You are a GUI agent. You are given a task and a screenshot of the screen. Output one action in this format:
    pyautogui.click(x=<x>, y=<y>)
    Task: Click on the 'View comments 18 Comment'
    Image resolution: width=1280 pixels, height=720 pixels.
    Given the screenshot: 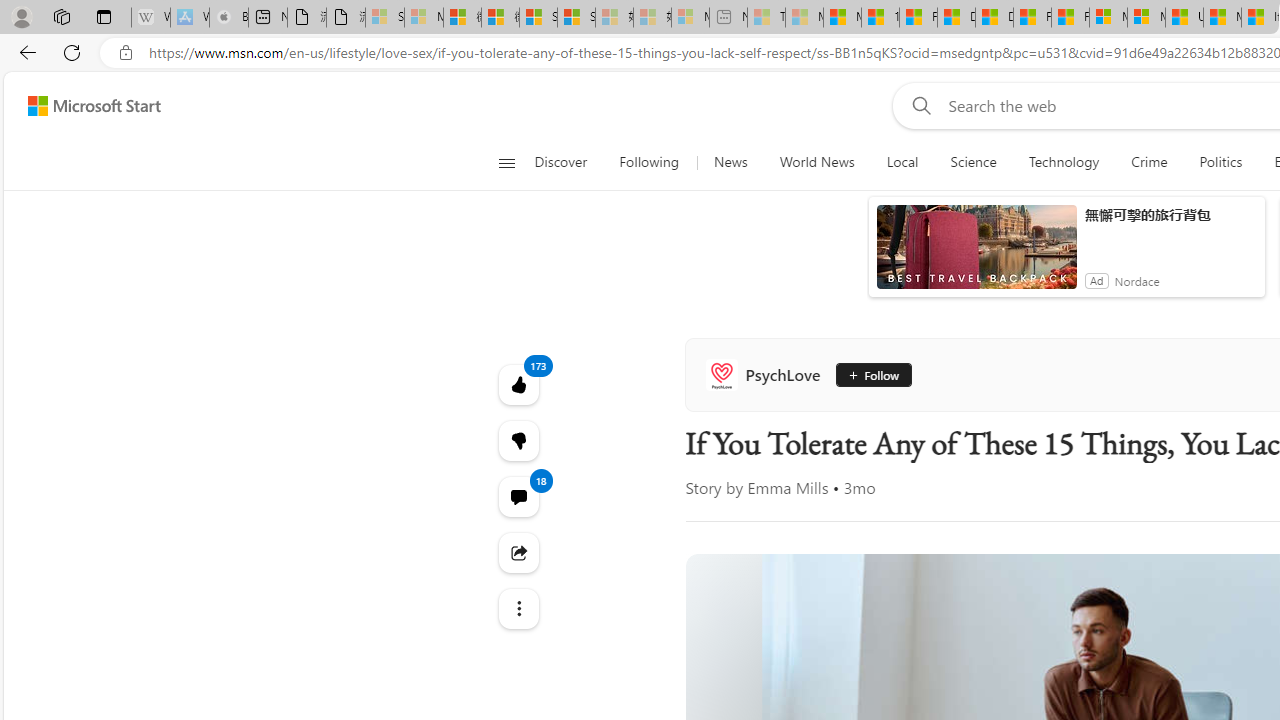 What is the action you would take?
    pyautogui.click(x=518, y=495)
    